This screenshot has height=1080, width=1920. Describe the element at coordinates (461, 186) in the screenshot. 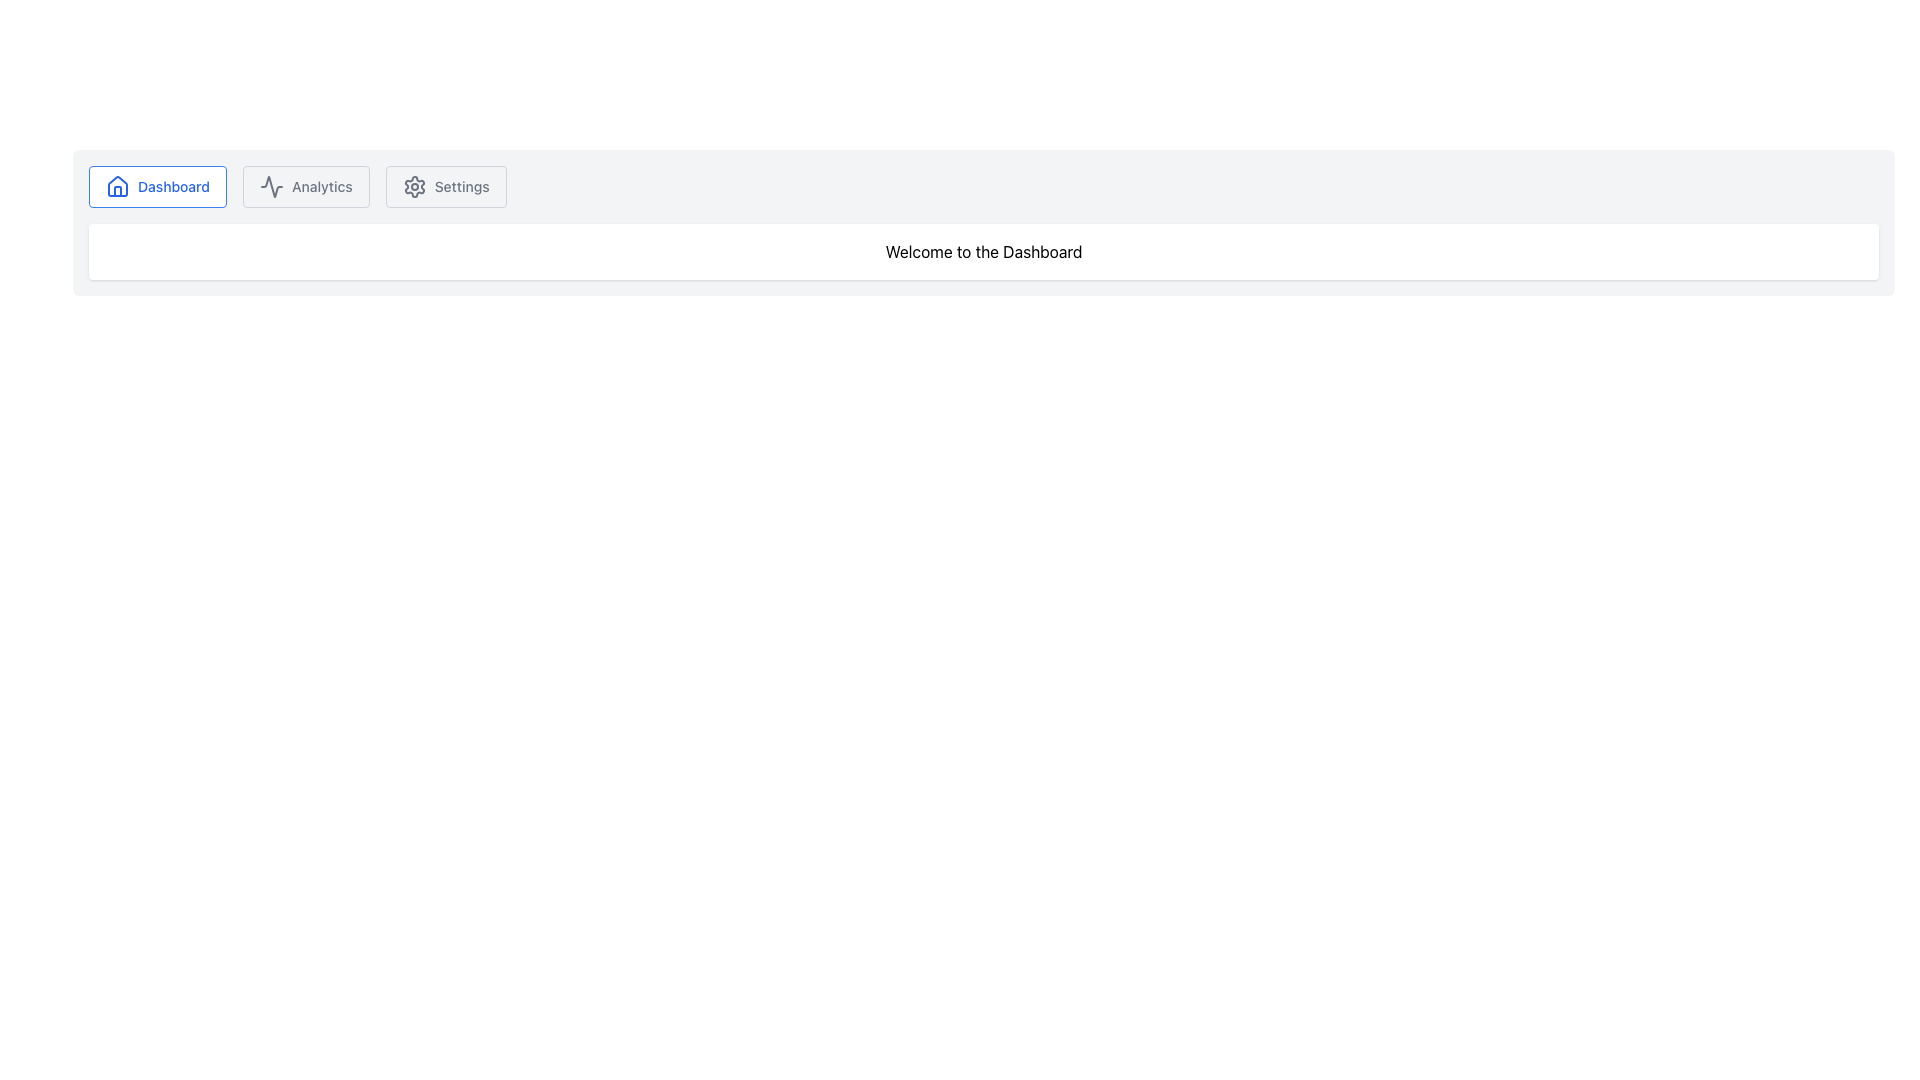

I see `the settings text label located in the header navigation bar, which is the third option after 'Dashboard' and 'Analytics'` at that location.